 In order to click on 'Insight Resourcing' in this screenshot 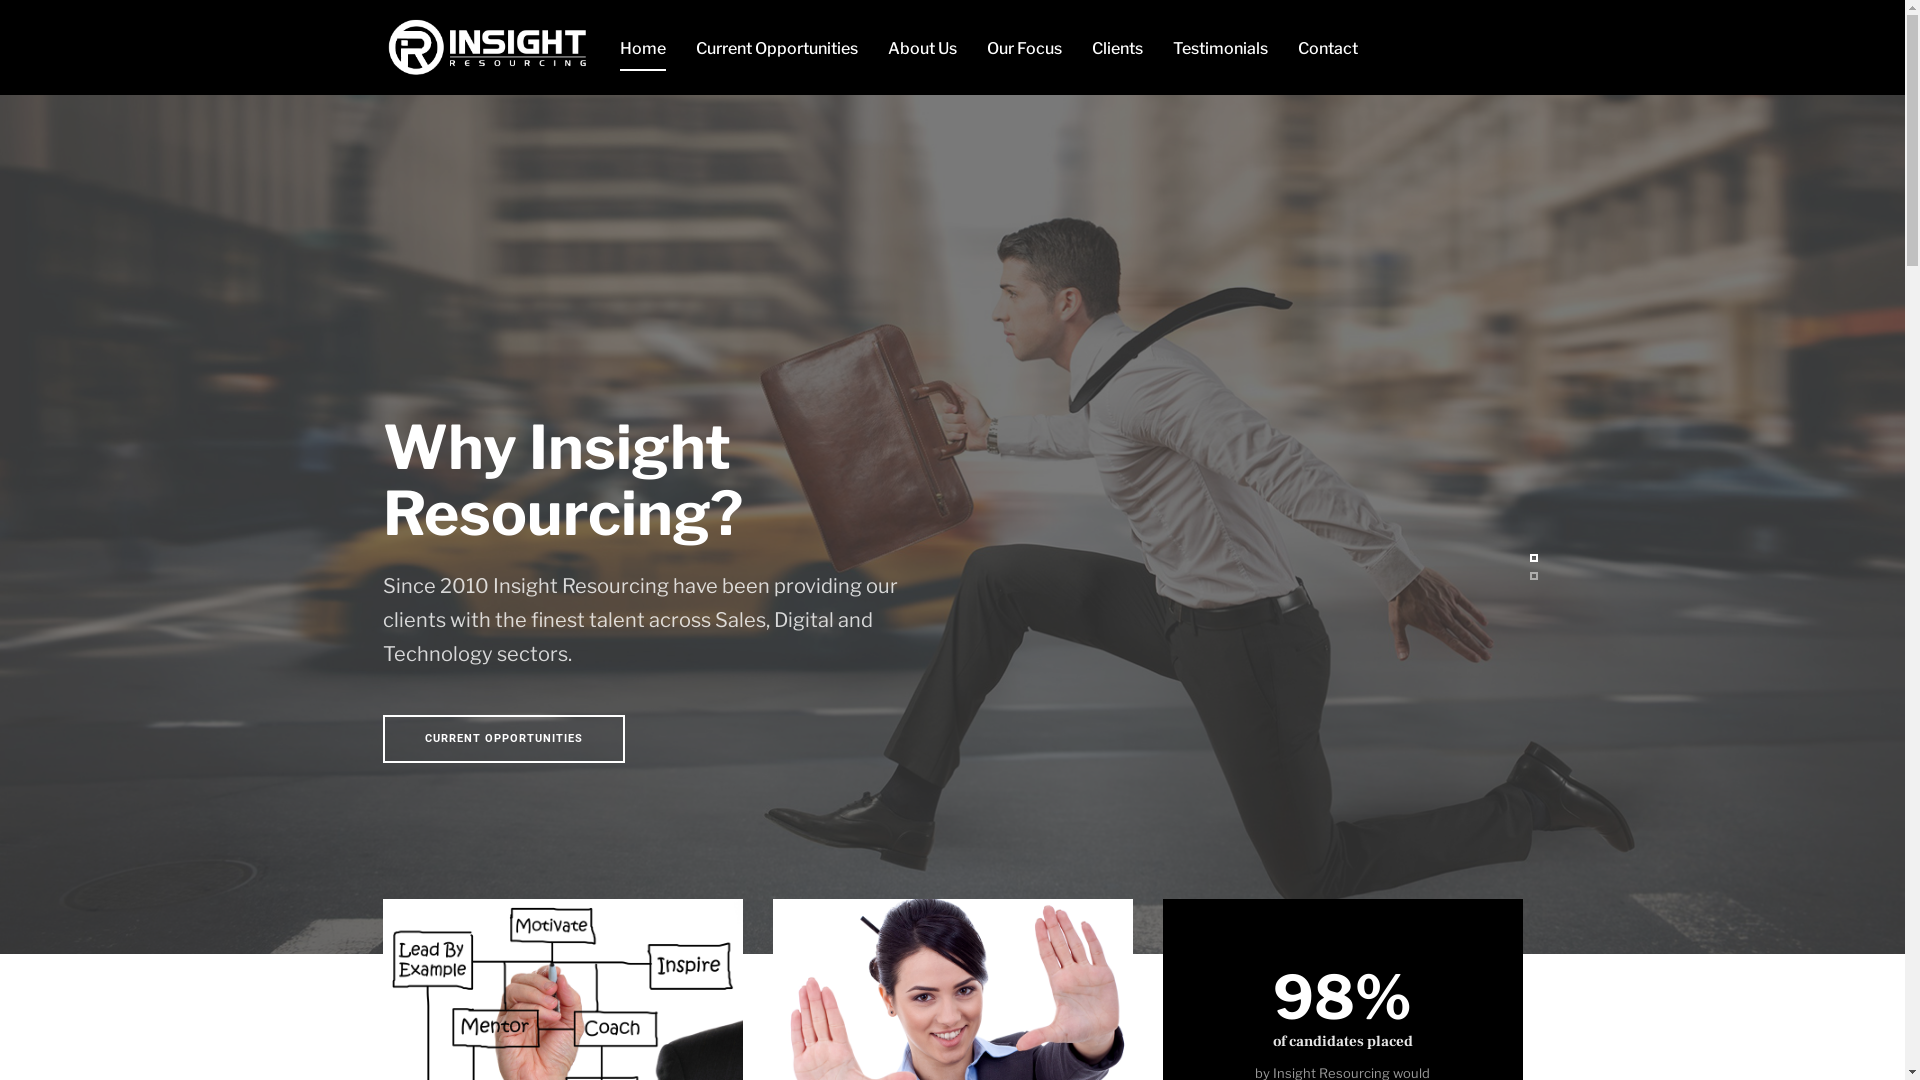, I will do `click(485, 46)`.